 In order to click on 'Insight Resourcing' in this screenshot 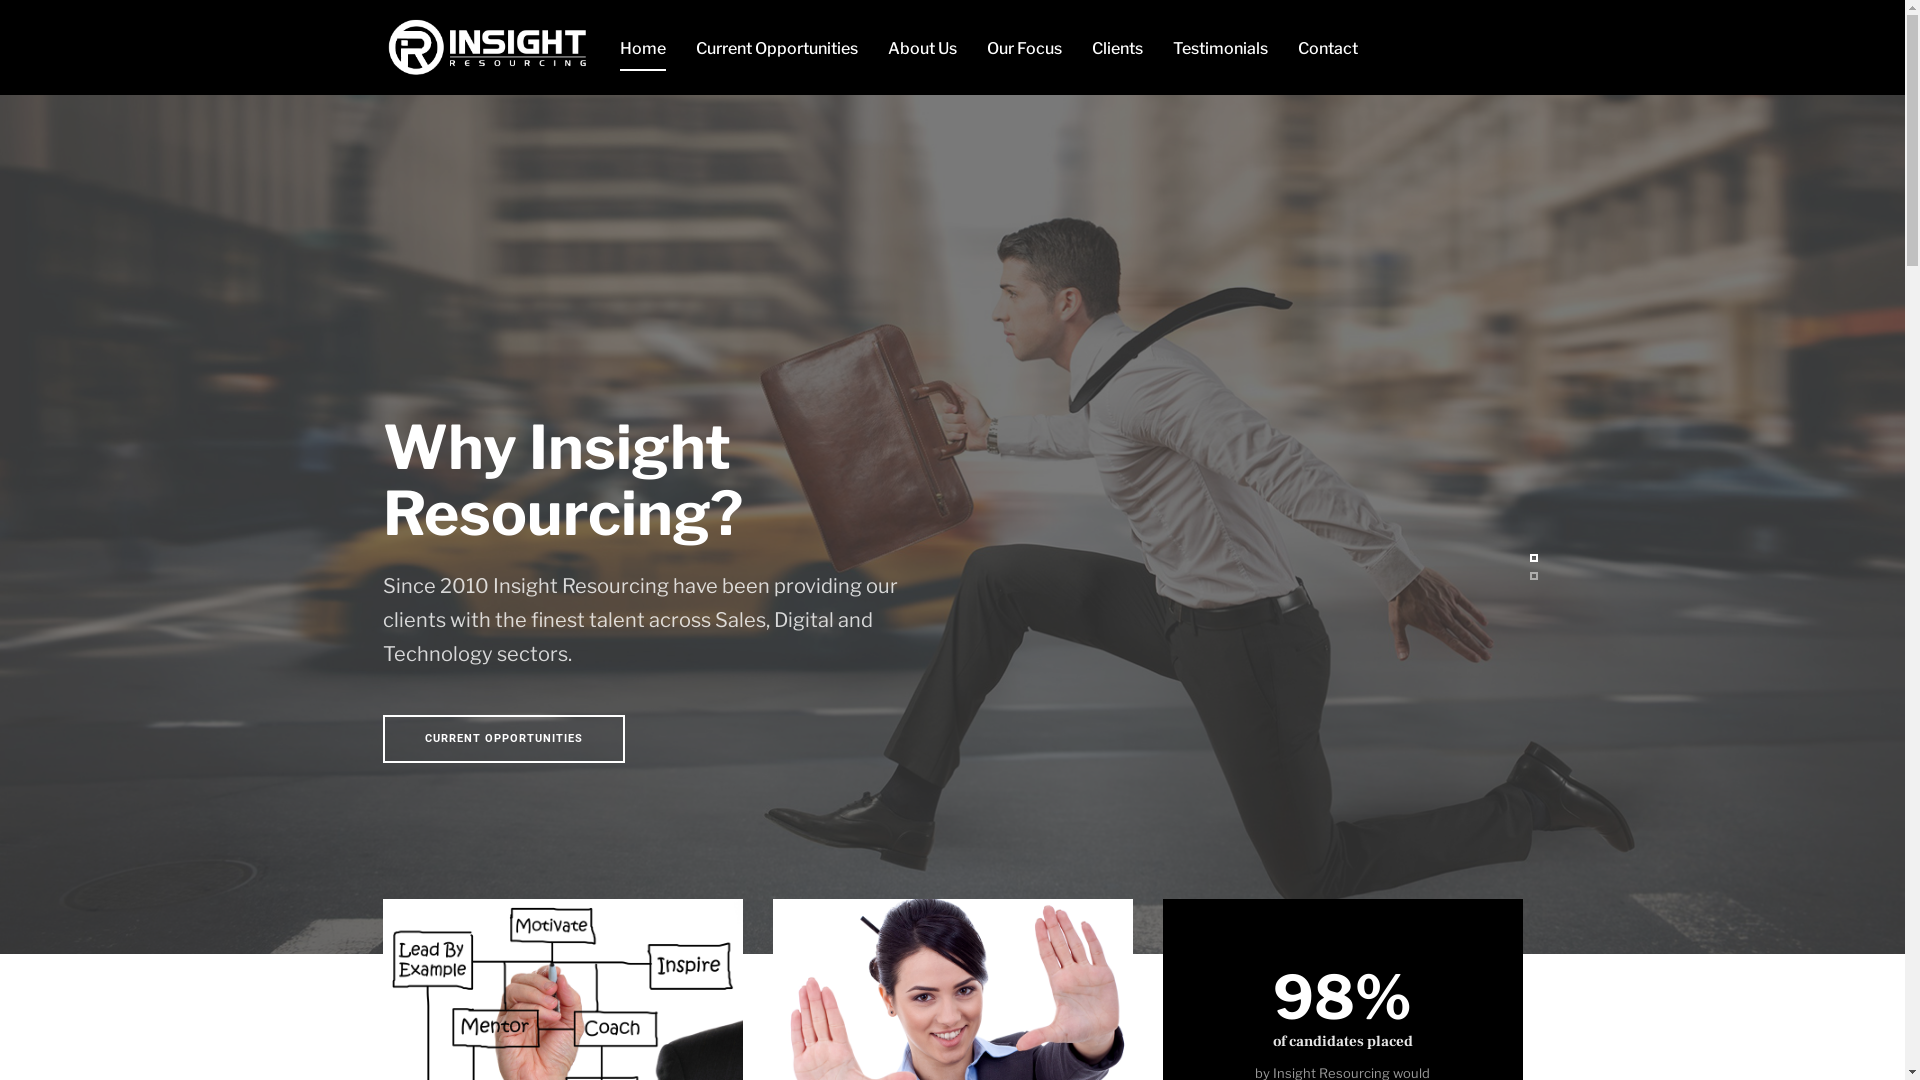, I will do `click(485, 46)`.